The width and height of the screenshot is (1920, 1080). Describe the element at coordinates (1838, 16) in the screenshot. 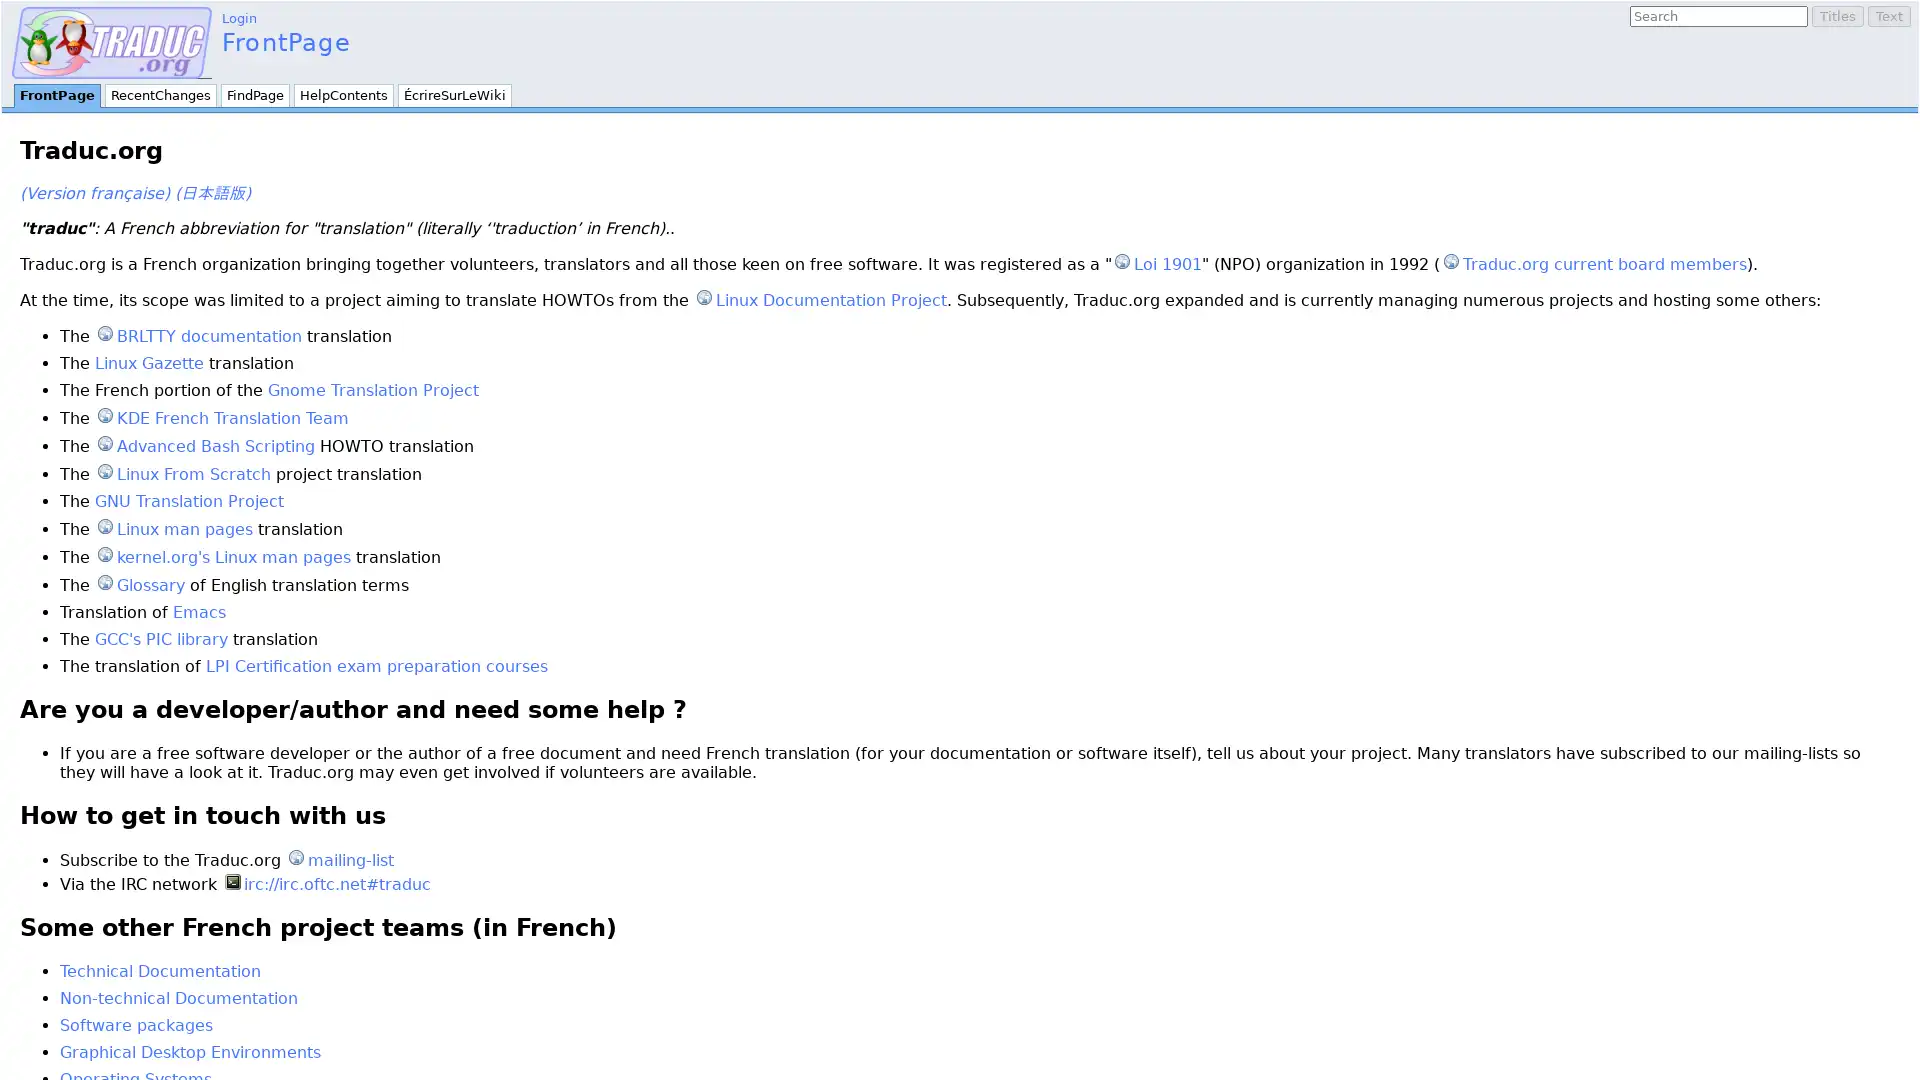

I see `Titles` at that location.